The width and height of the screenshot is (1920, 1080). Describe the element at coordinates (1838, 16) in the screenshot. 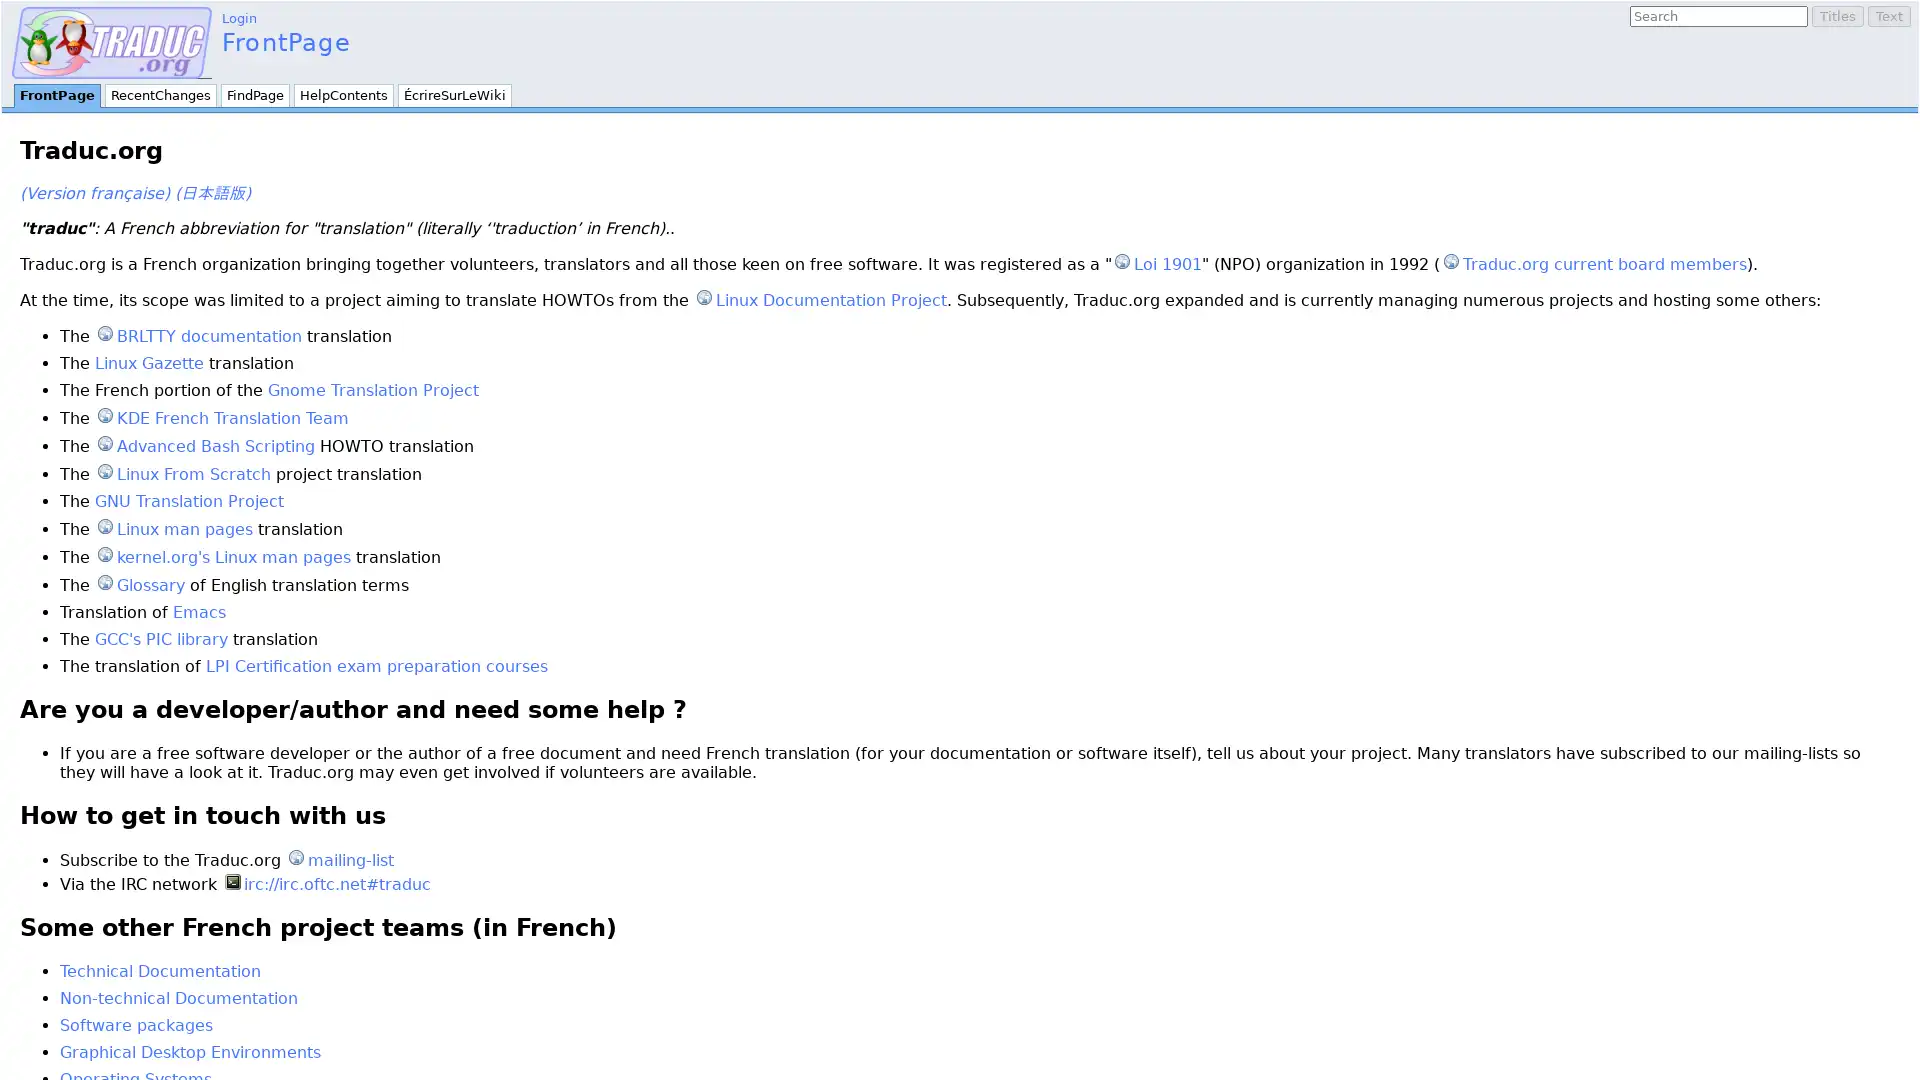

I see `Titles` at that location.